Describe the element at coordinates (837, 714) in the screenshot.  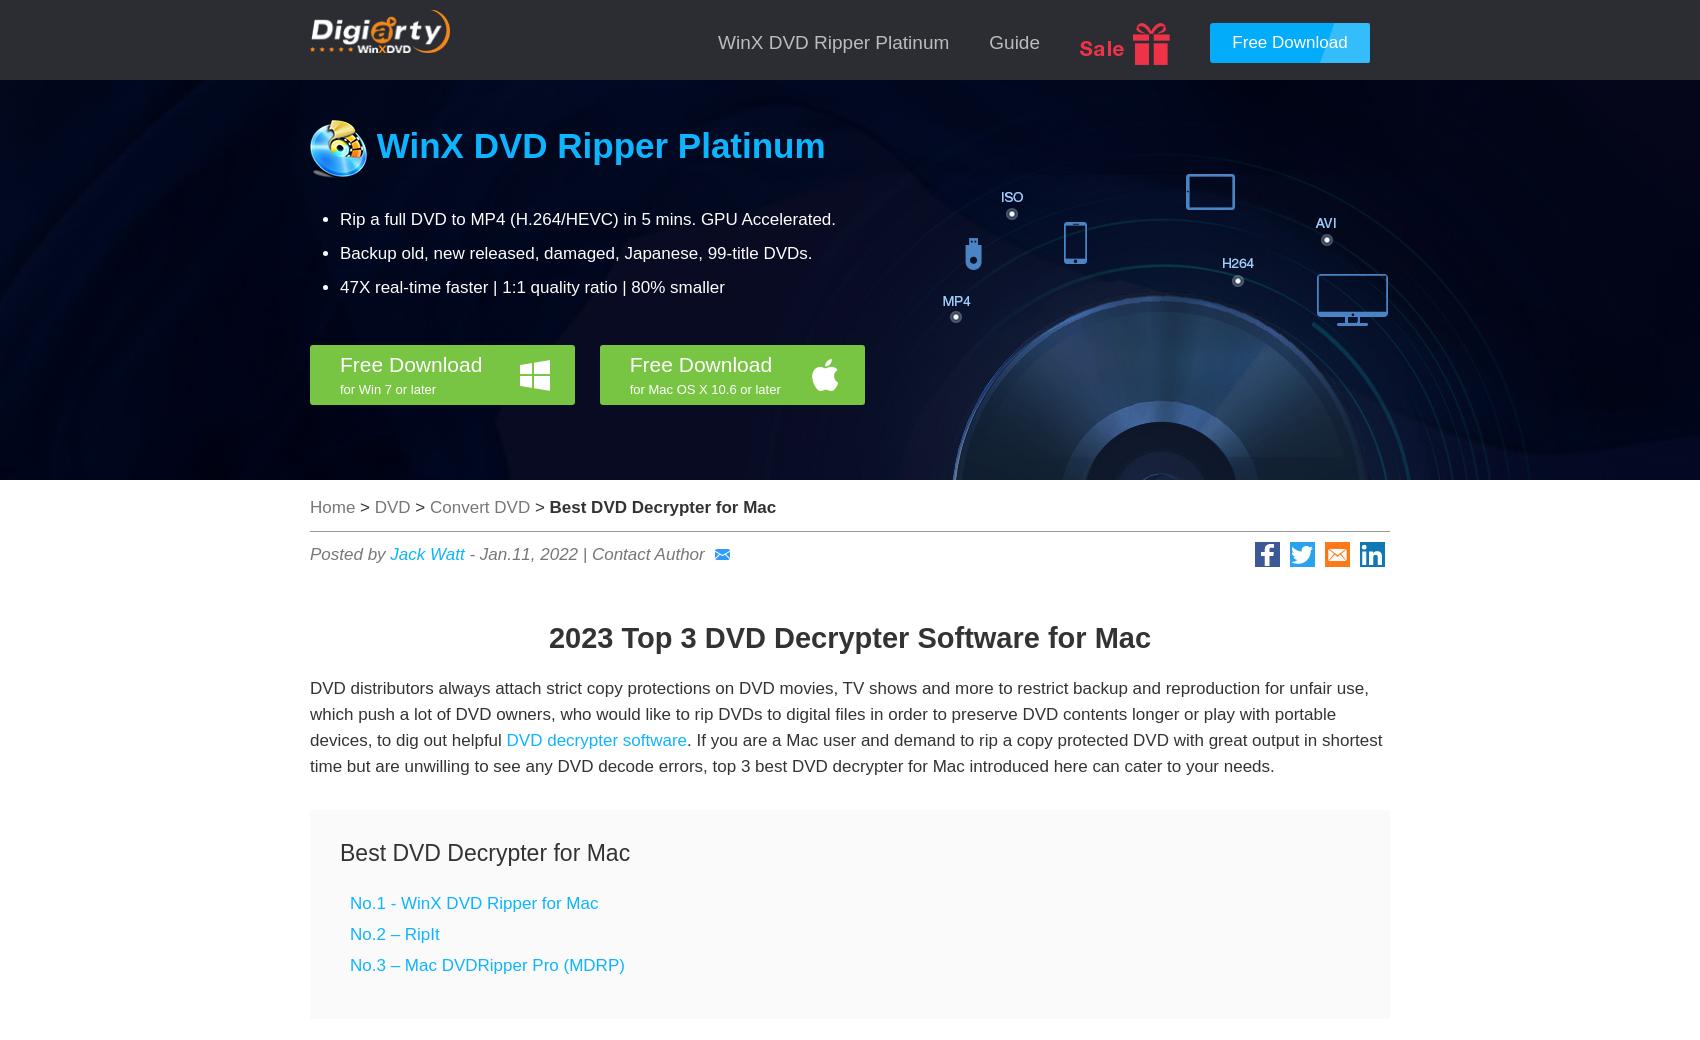
I see `'DVD distributors always attach strict copy protections on DVD movies, TV shows and more to restrict backup and reproduction for unfair use, which push a lot of DVD owners, who would like to rip DVDs to digital files in order to preserve DVD contents longer or play with portable devices, to dig out helpful'` at that location.